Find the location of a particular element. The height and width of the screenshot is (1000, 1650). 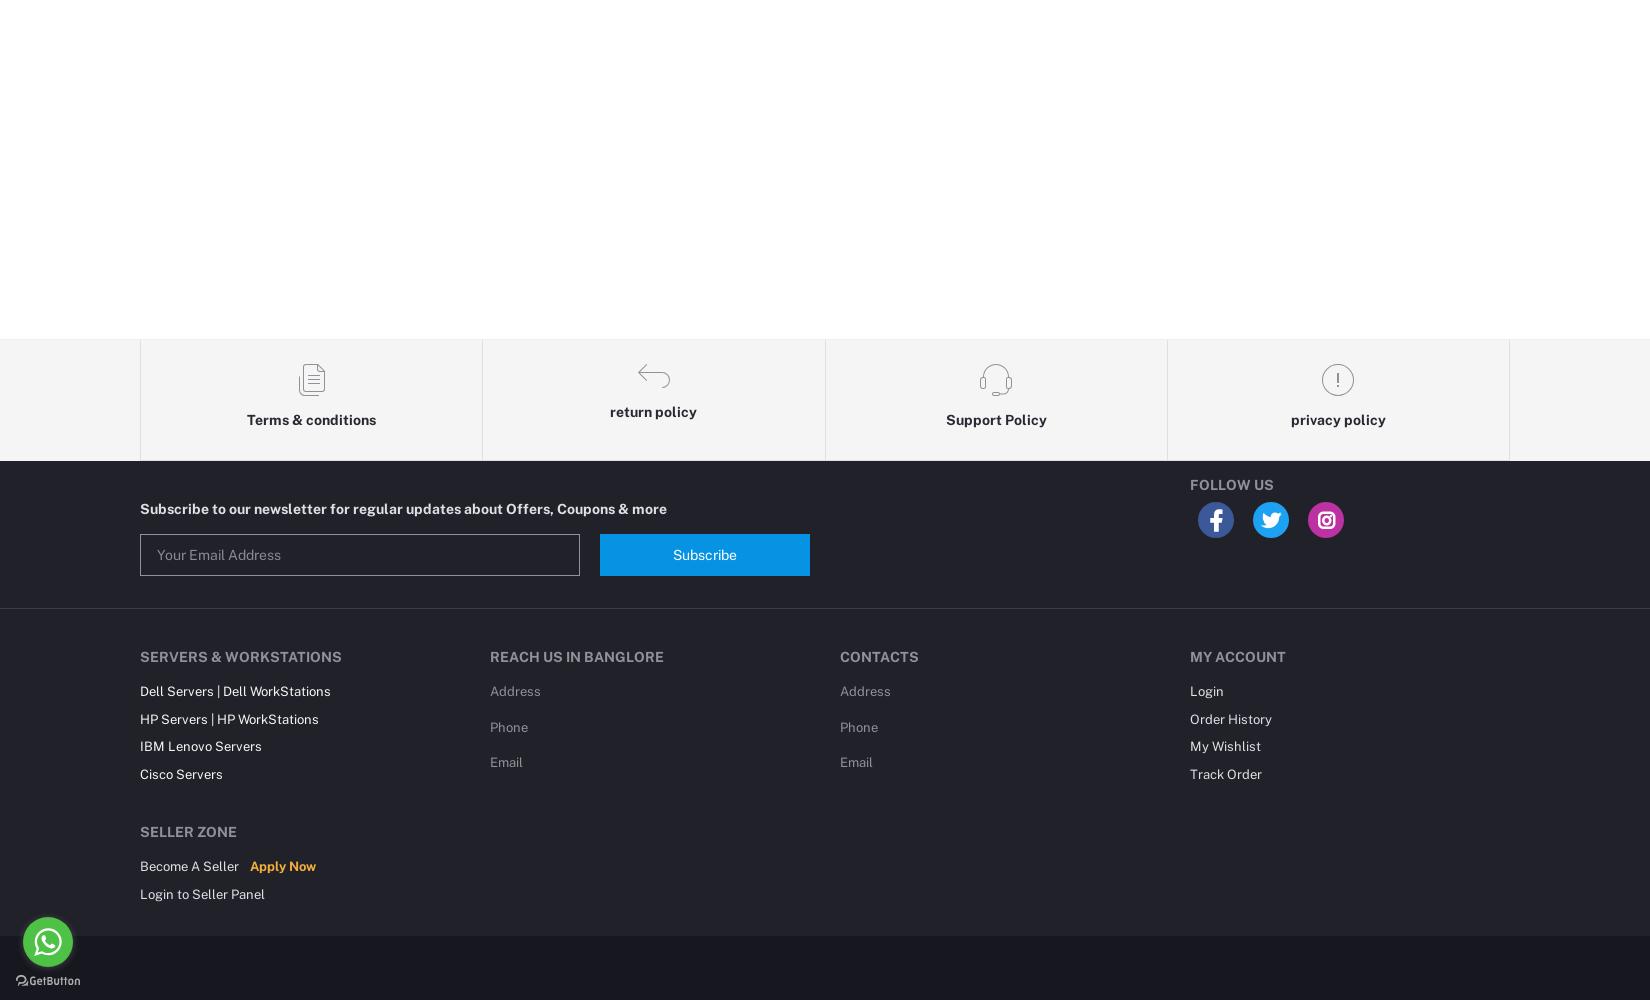

'privacy policy' is located at coordinates (1336, 419).